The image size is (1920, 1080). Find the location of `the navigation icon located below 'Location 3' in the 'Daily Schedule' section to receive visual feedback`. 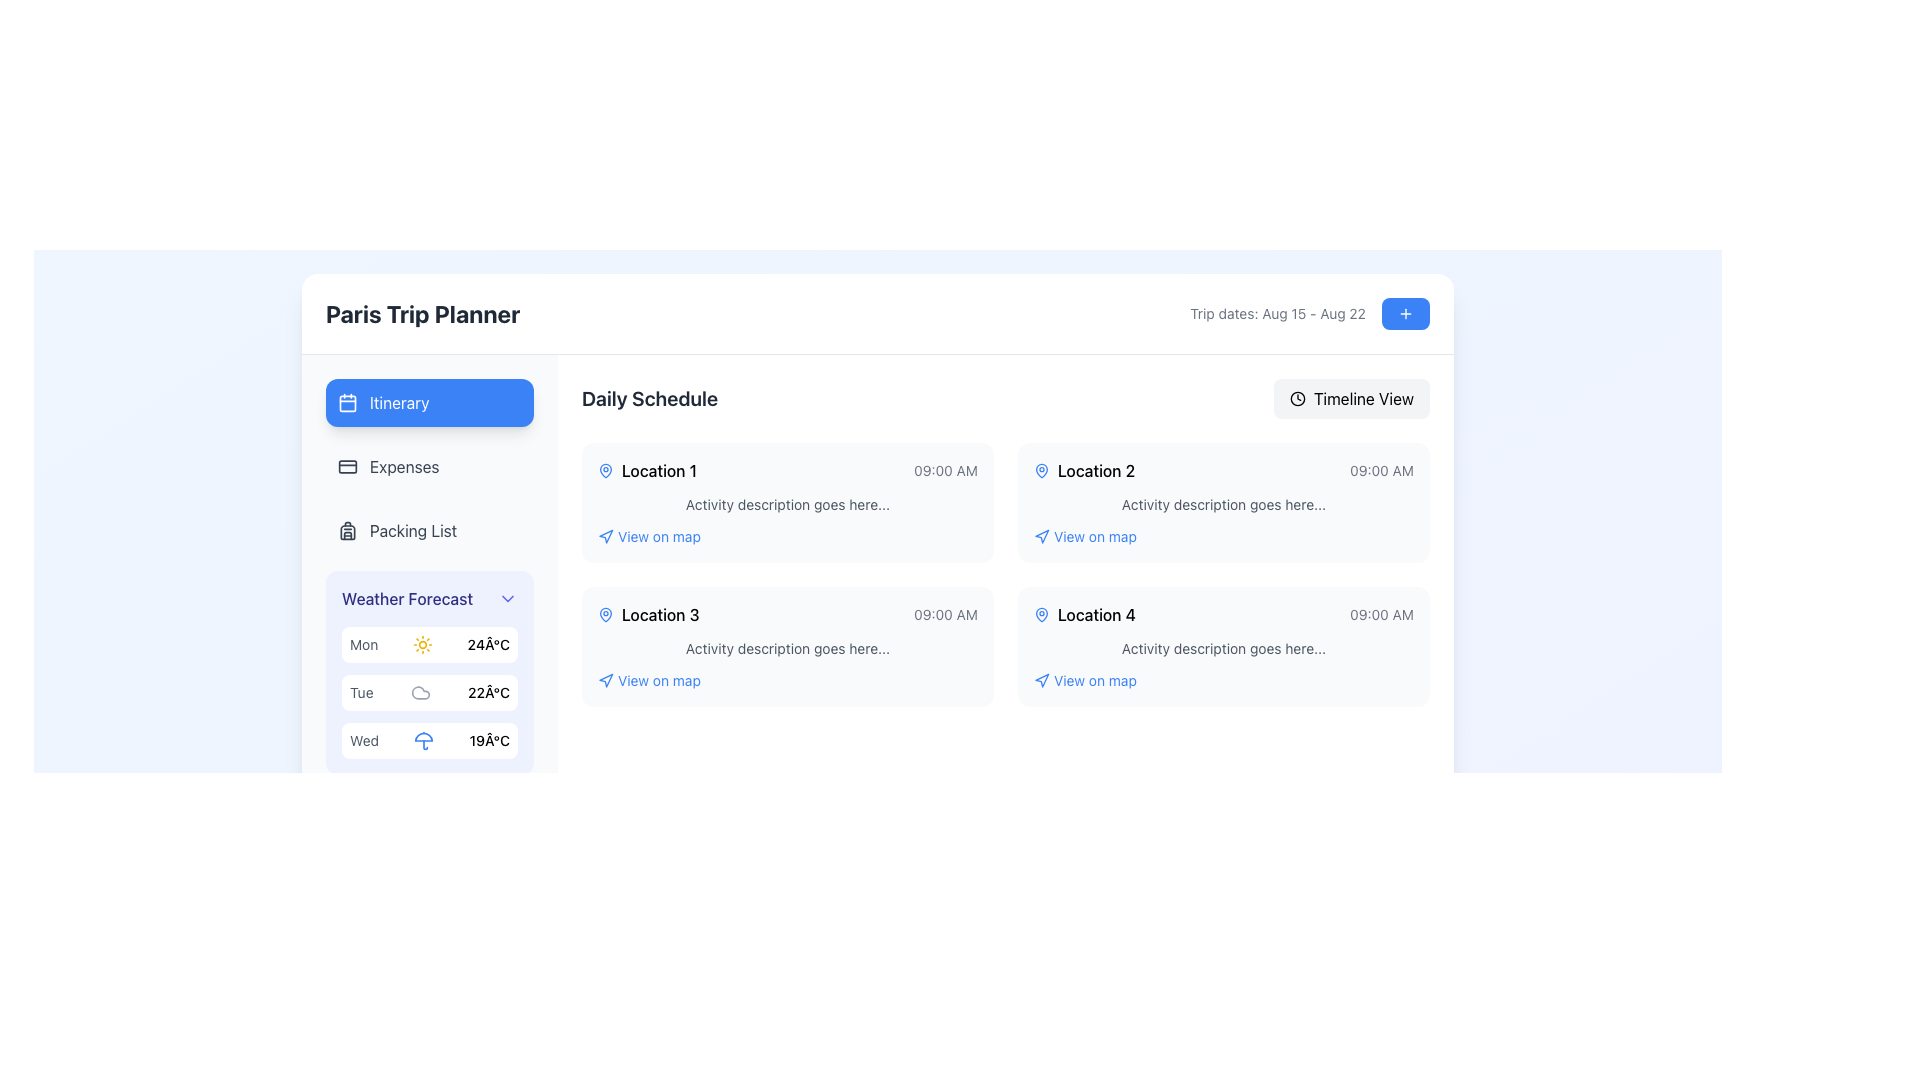

the navigation icon located below 'Location 3' in the 'Daily Schedule' section to receive visual feedback is located at coordinates (604, 680).